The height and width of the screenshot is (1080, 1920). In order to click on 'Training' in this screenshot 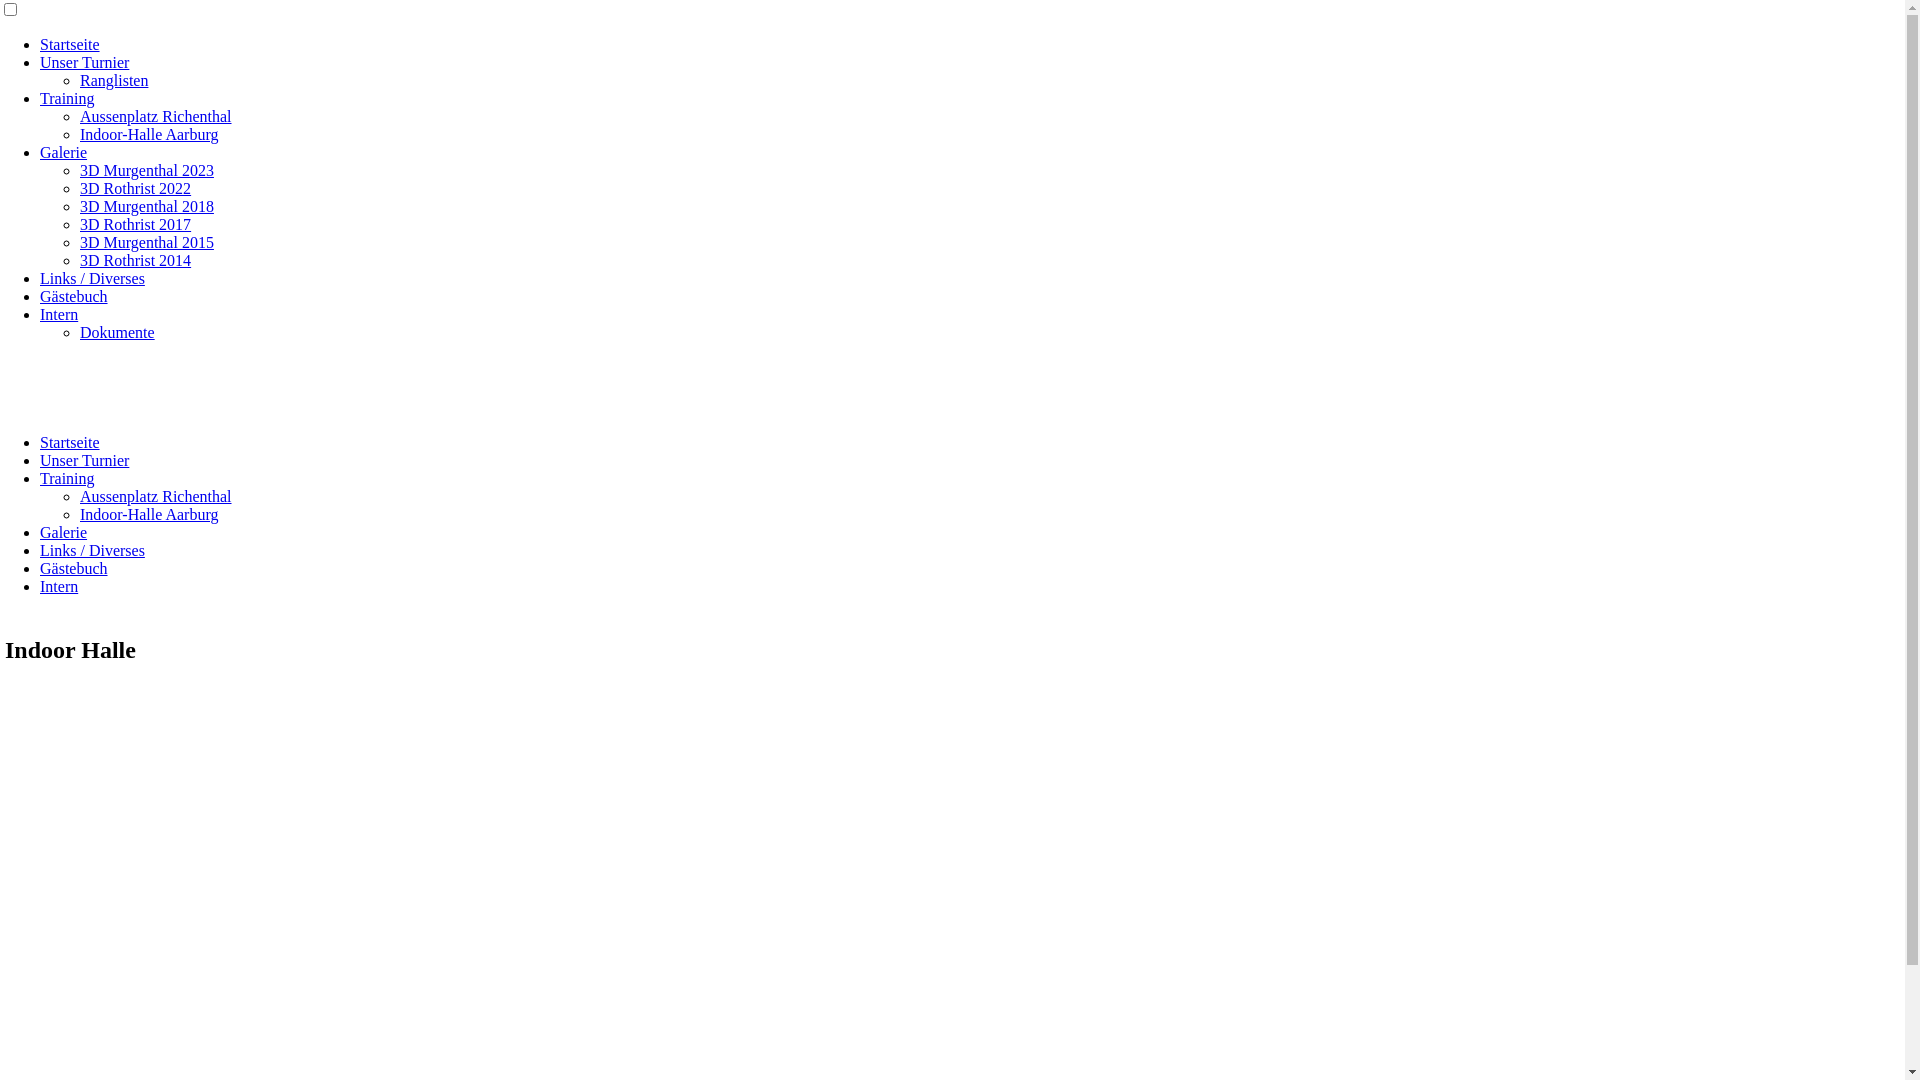, I will do `click(39, 478)`.